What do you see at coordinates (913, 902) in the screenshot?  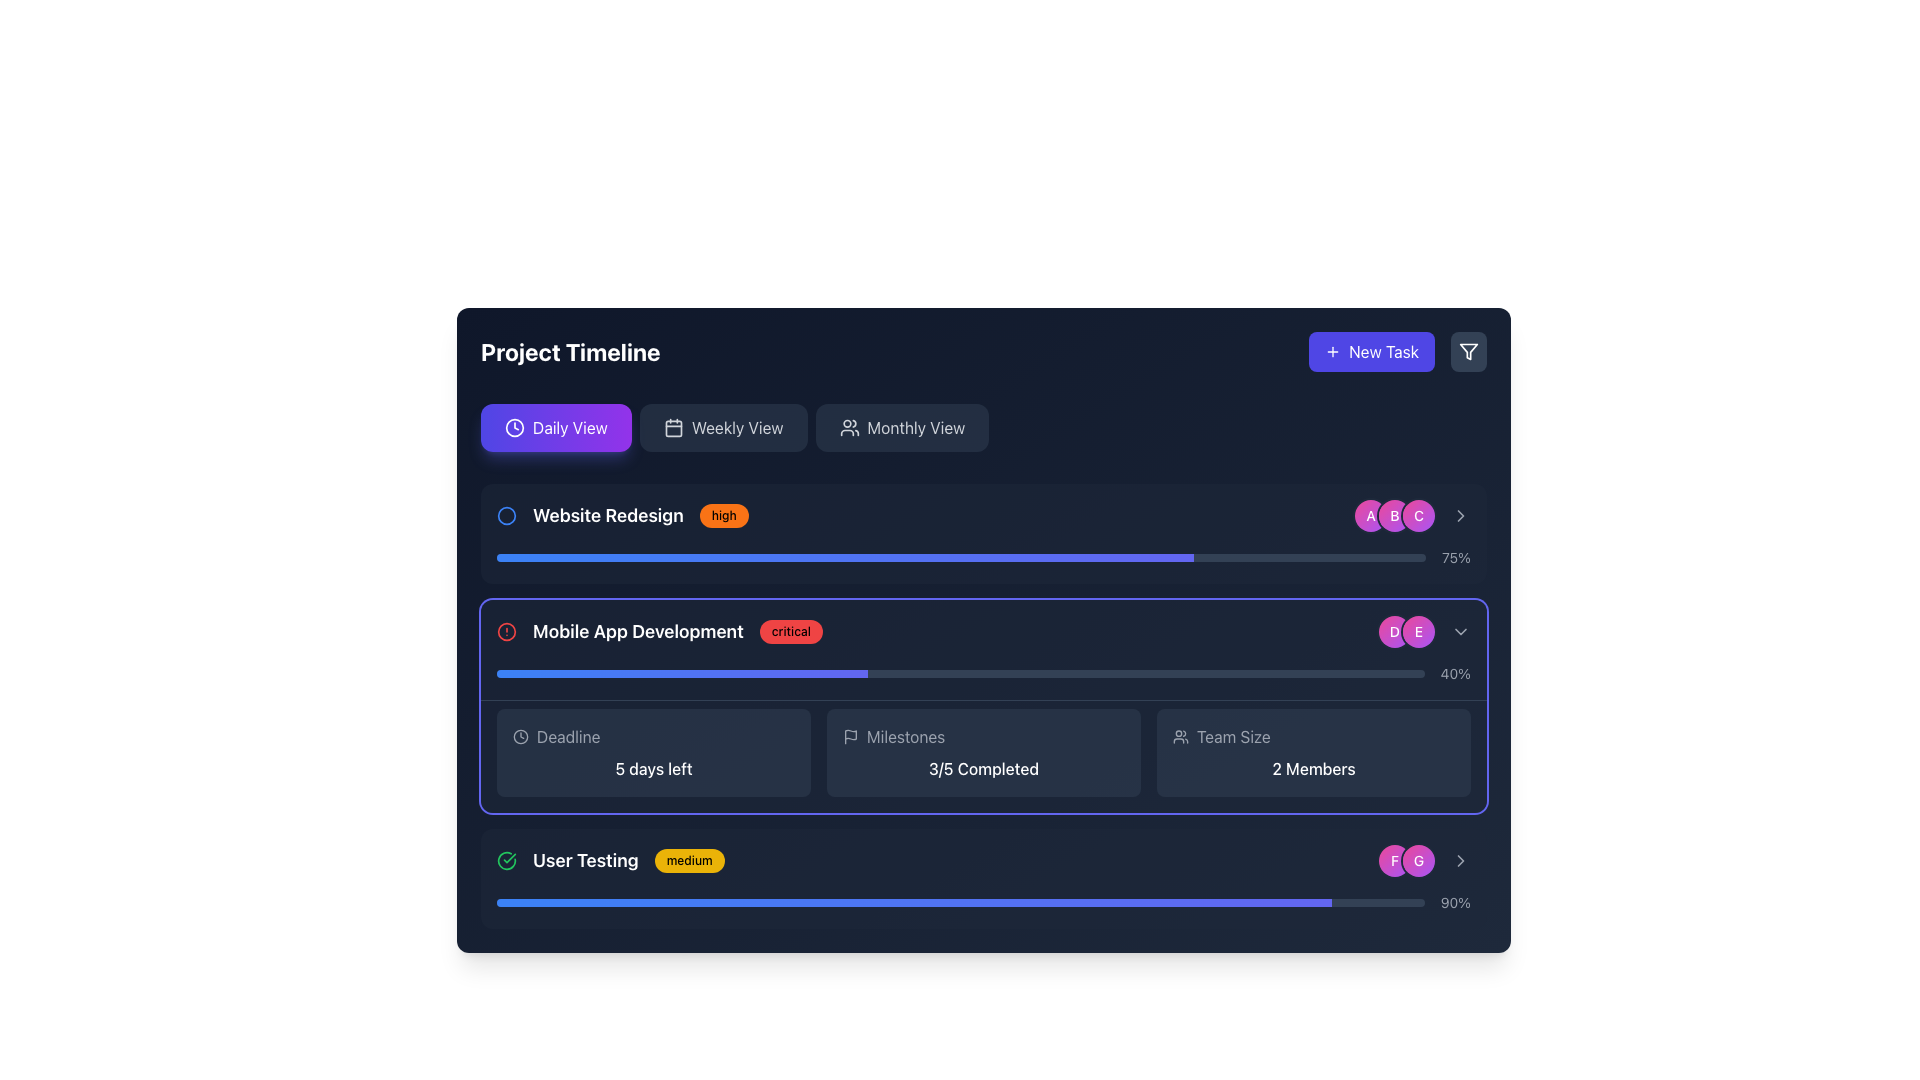 I see `the progress bar segment representing 90% completion for the 'User Testing' task, located towards the bottom of the list` at bounding box center [913, 902].